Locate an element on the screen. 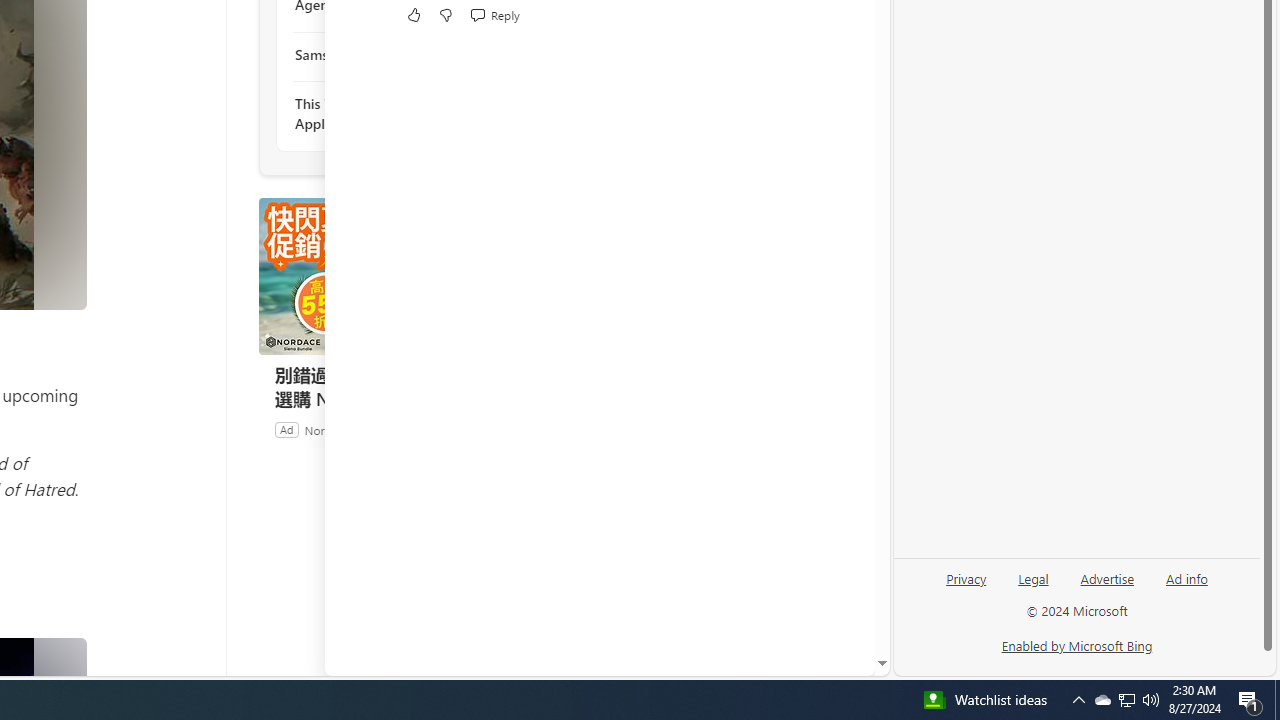  'Ad info' is located at coordinates (1186, 585).